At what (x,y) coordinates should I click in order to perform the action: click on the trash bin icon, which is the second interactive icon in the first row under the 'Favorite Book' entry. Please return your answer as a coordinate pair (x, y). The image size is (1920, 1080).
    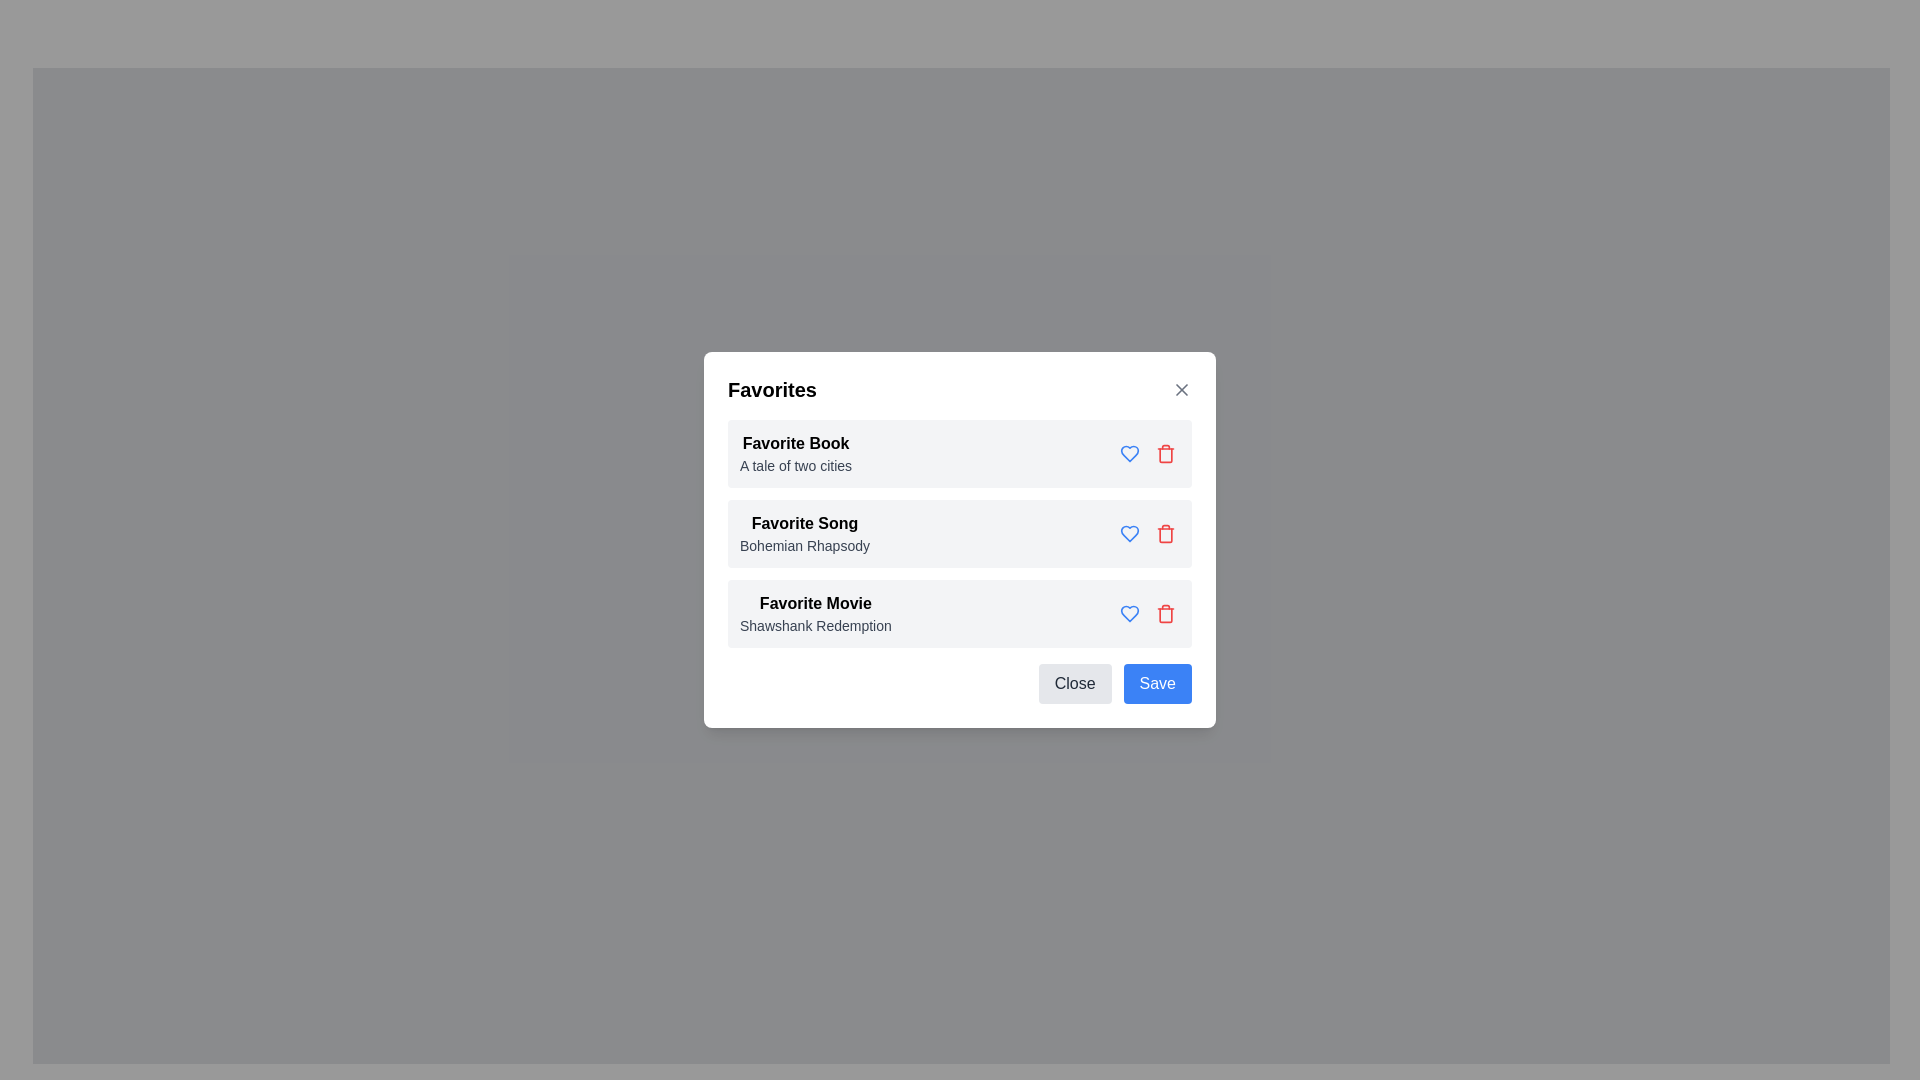
    Looking at the image, I should click on (1166, 454).